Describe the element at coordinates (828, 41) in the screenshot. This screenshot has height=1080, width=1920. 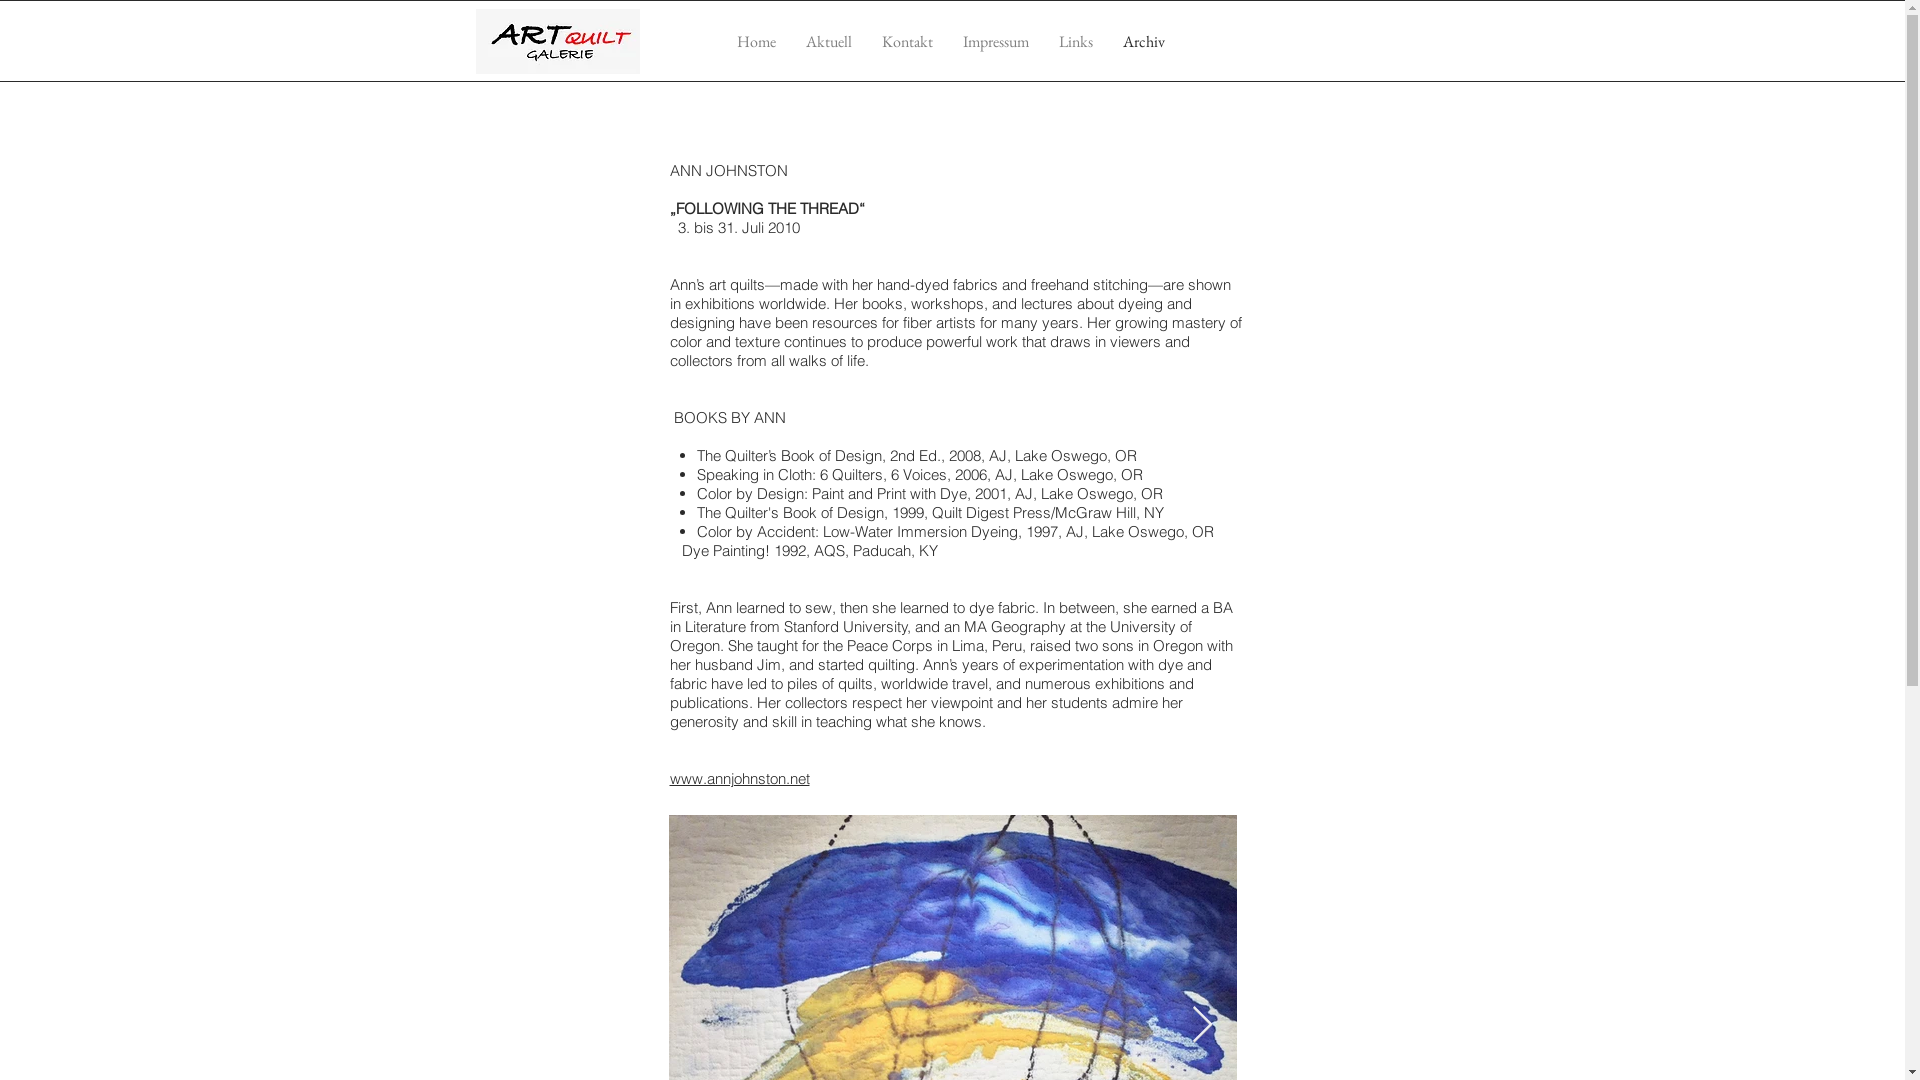
I see `'Aktuell'` at that location.